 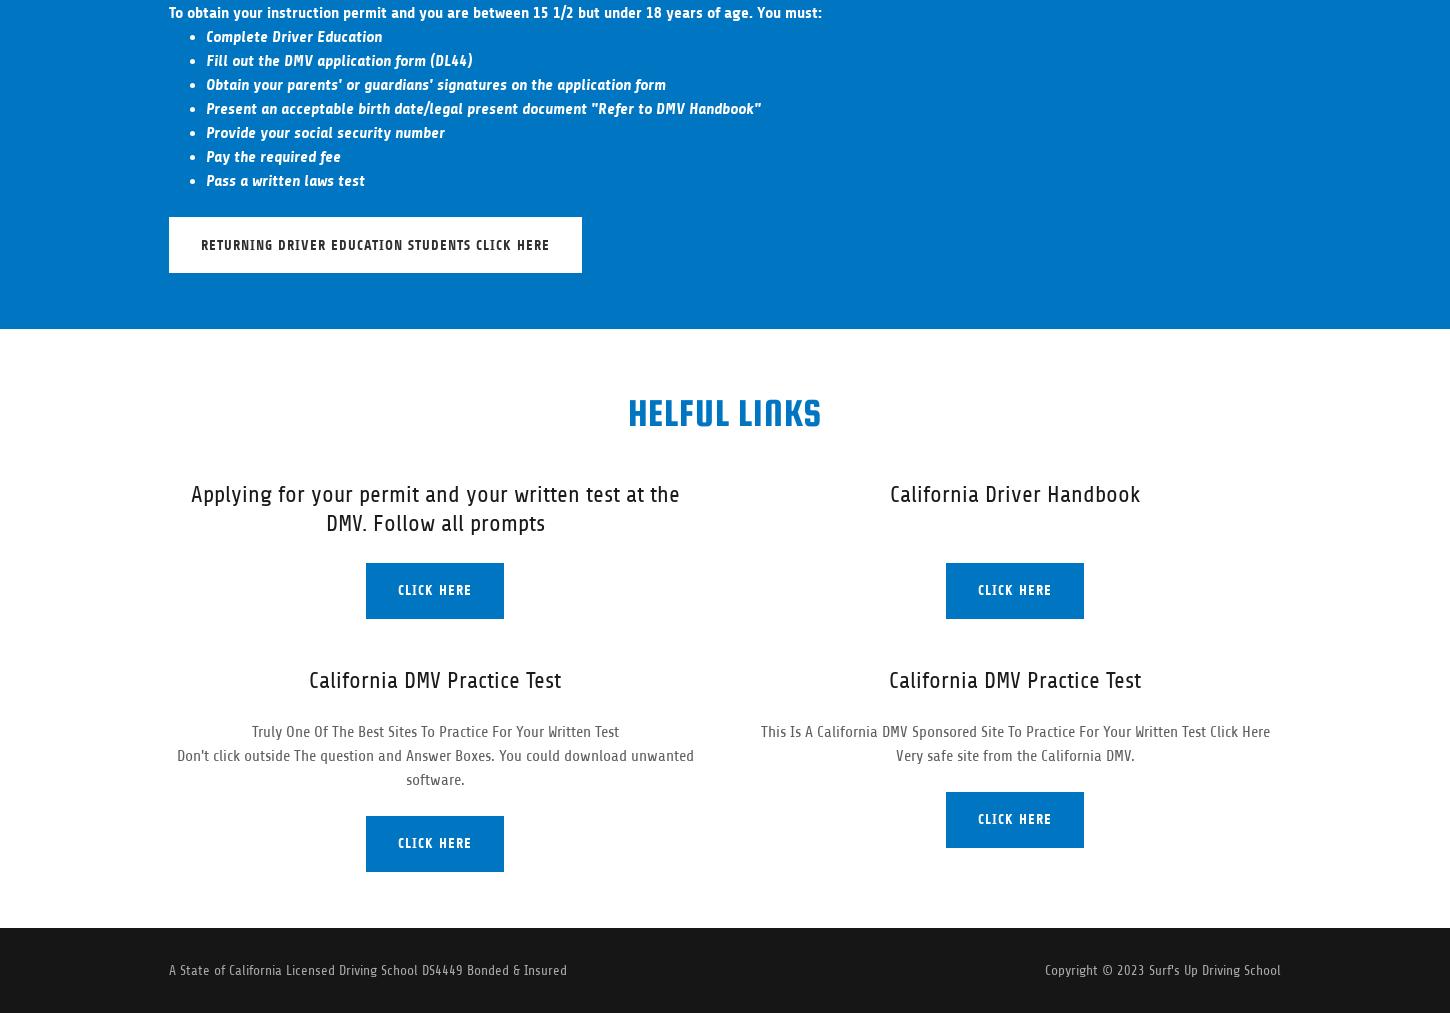 I want to click on 'To obtain your instruction permit and you are between 15 1/2 but under 18 years of age. You must:', so click(x=495, y=11).